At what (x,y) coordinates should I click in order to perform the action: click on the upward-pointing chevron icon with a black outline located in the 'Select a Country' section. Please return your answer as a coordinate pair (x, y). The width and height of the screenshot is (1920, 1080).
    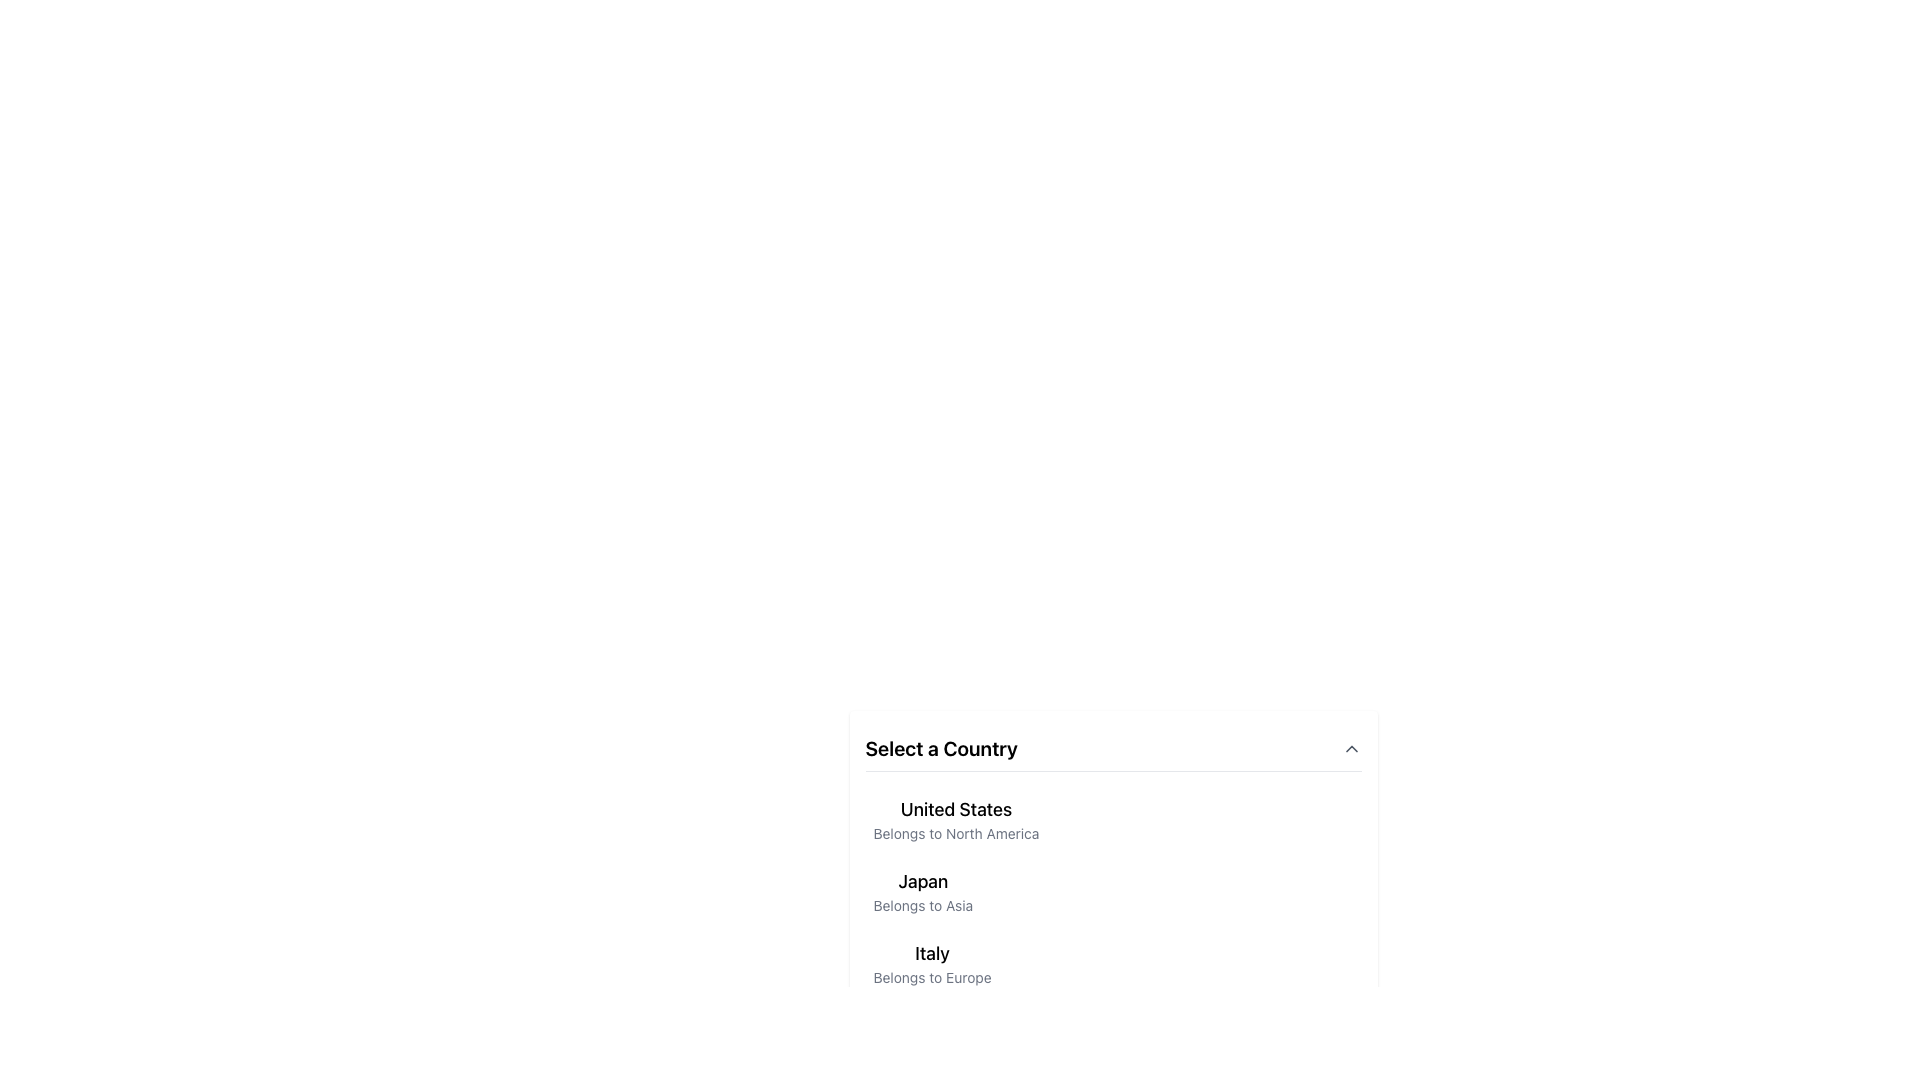
    Looking at the image, I should click on (1351, 748).